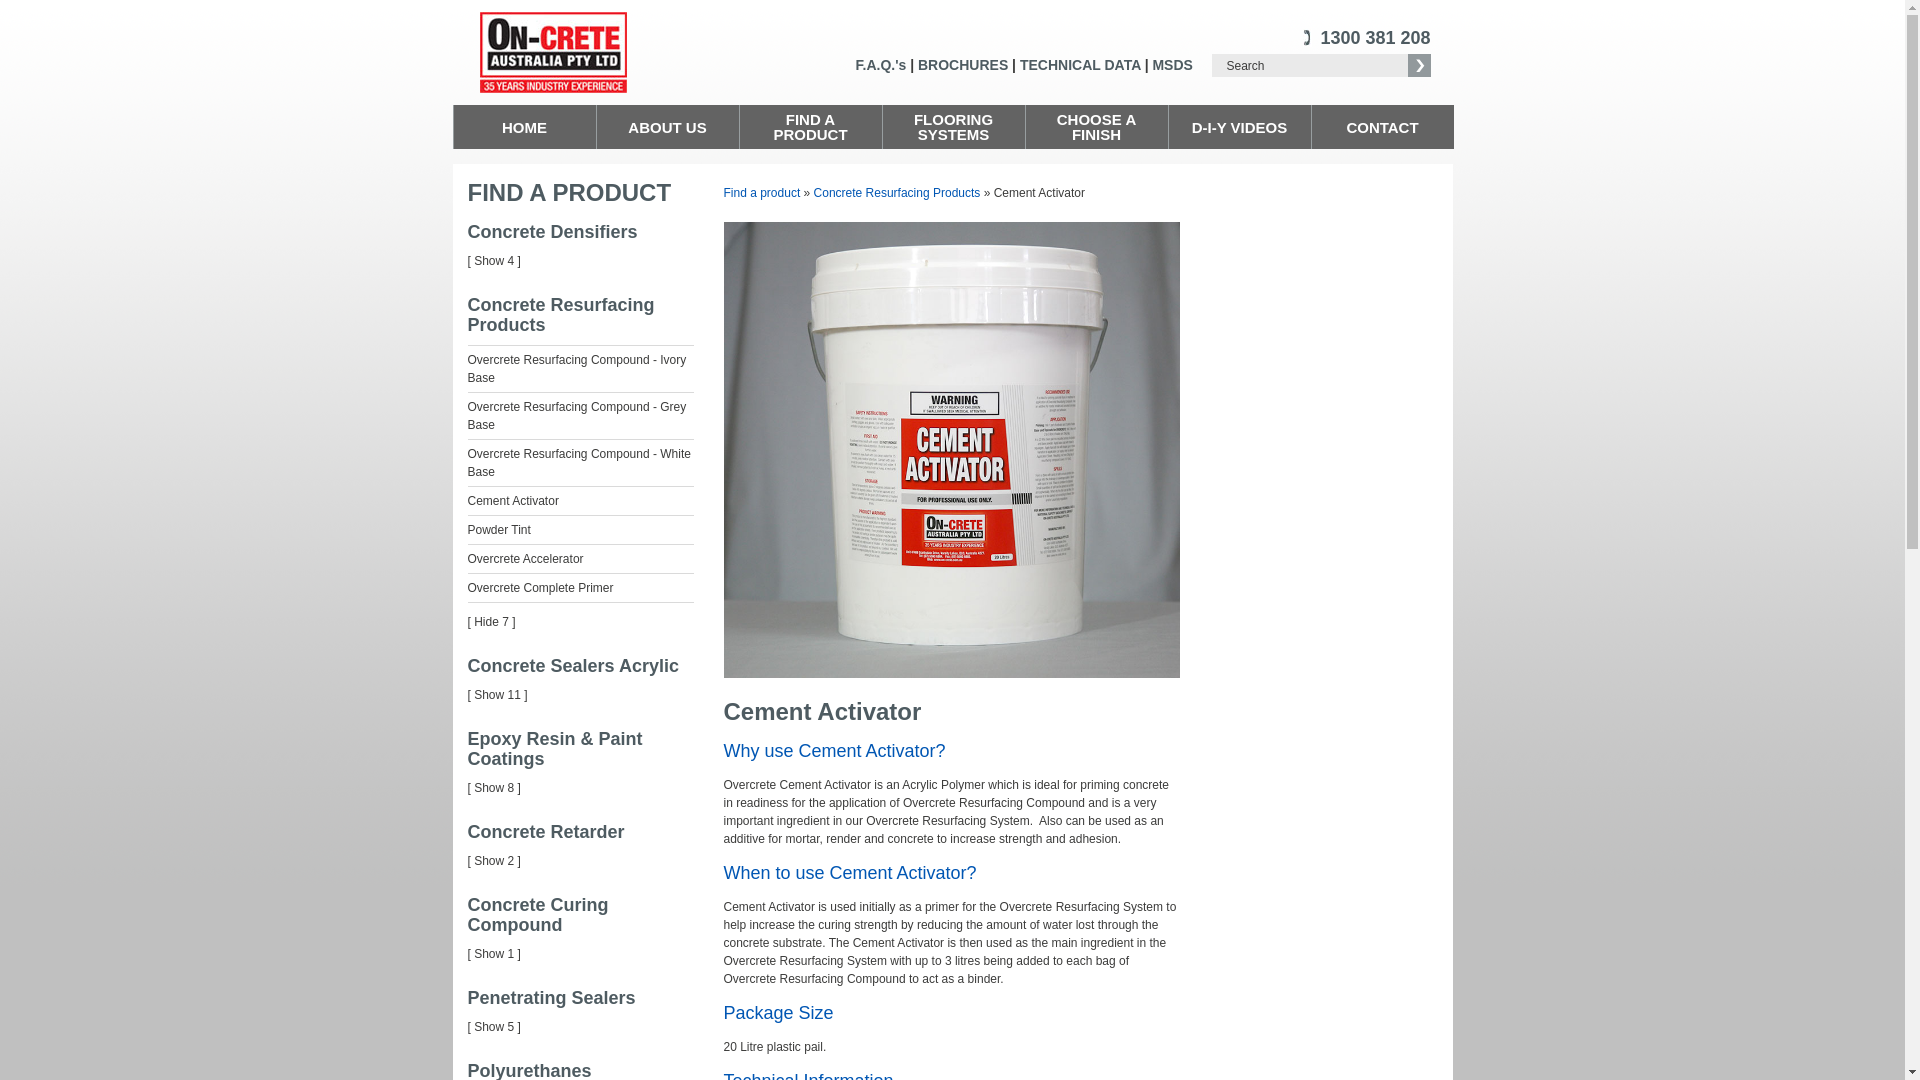 The image size is (1920, 1080). I want to click on 'FLOORING SYSTEMS', so click(881, 127).